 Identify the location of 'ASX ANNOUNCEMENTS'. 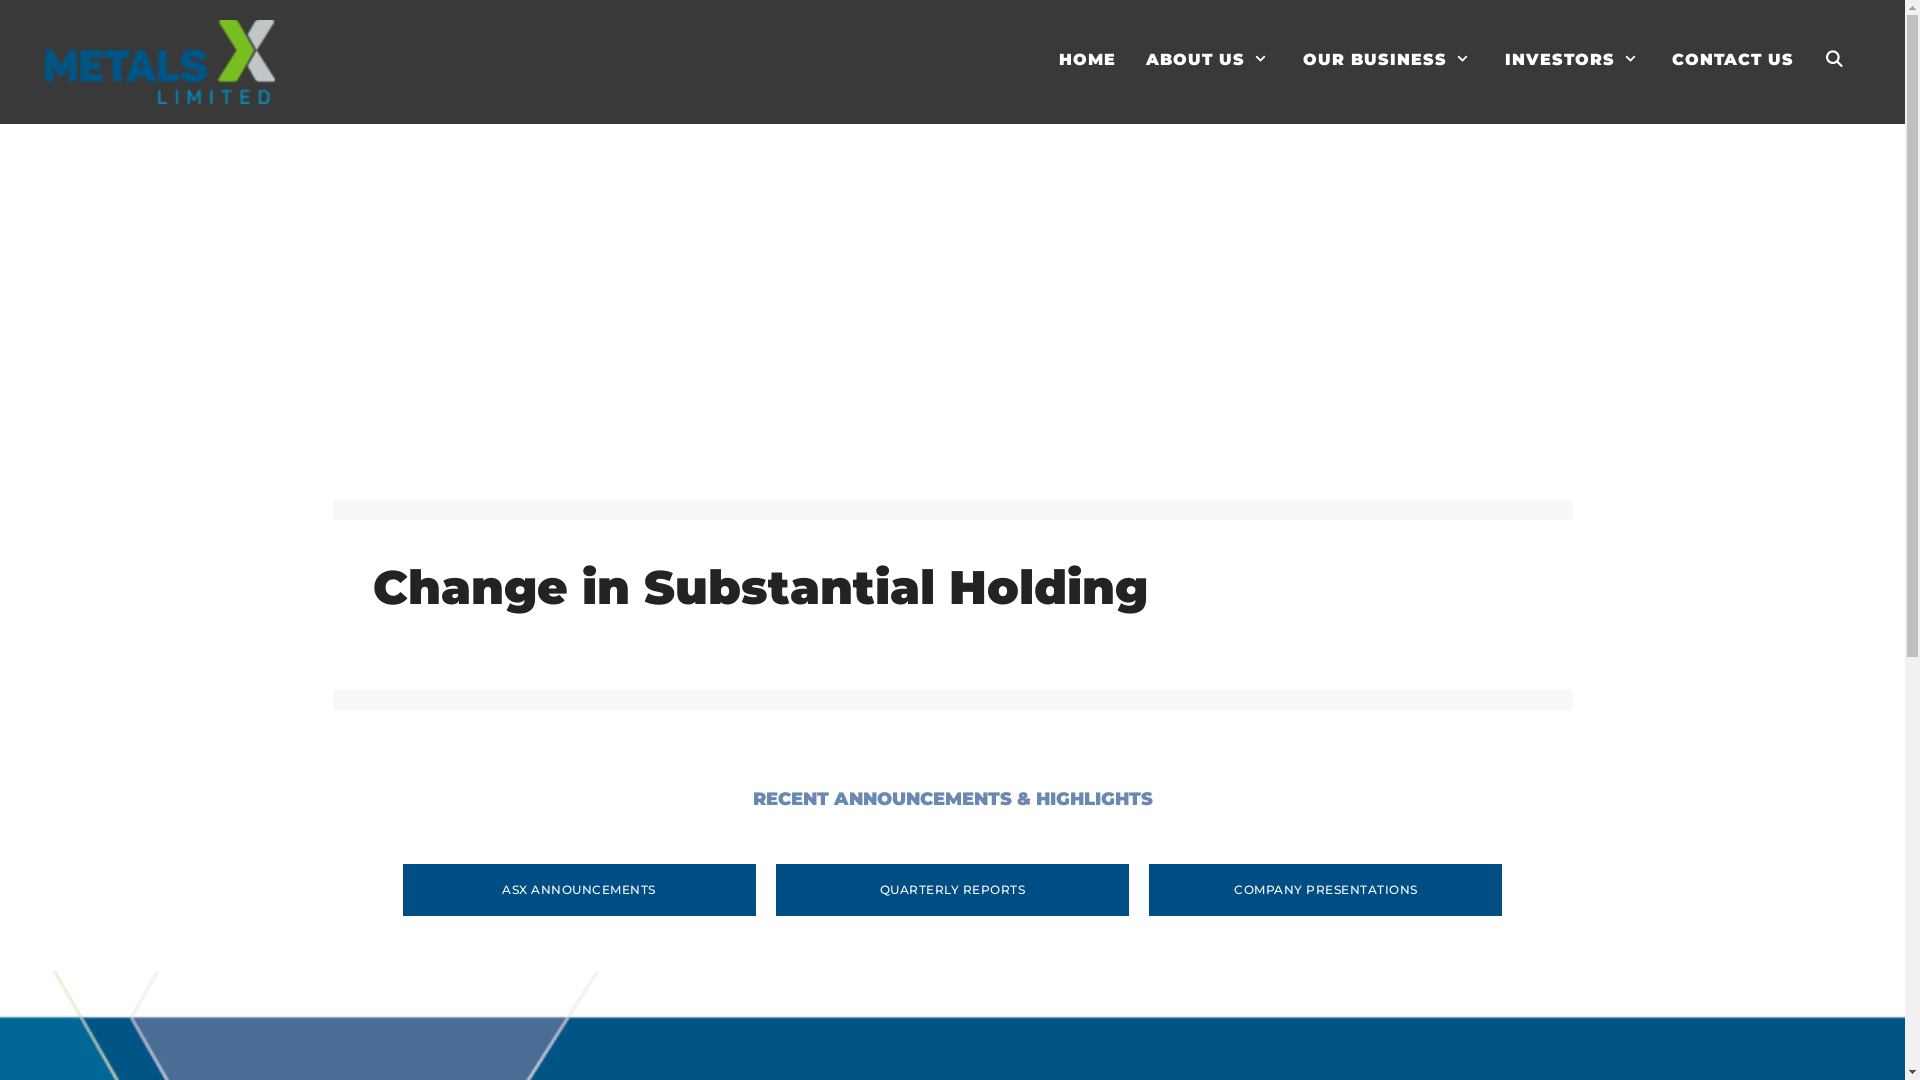
(577, 889).